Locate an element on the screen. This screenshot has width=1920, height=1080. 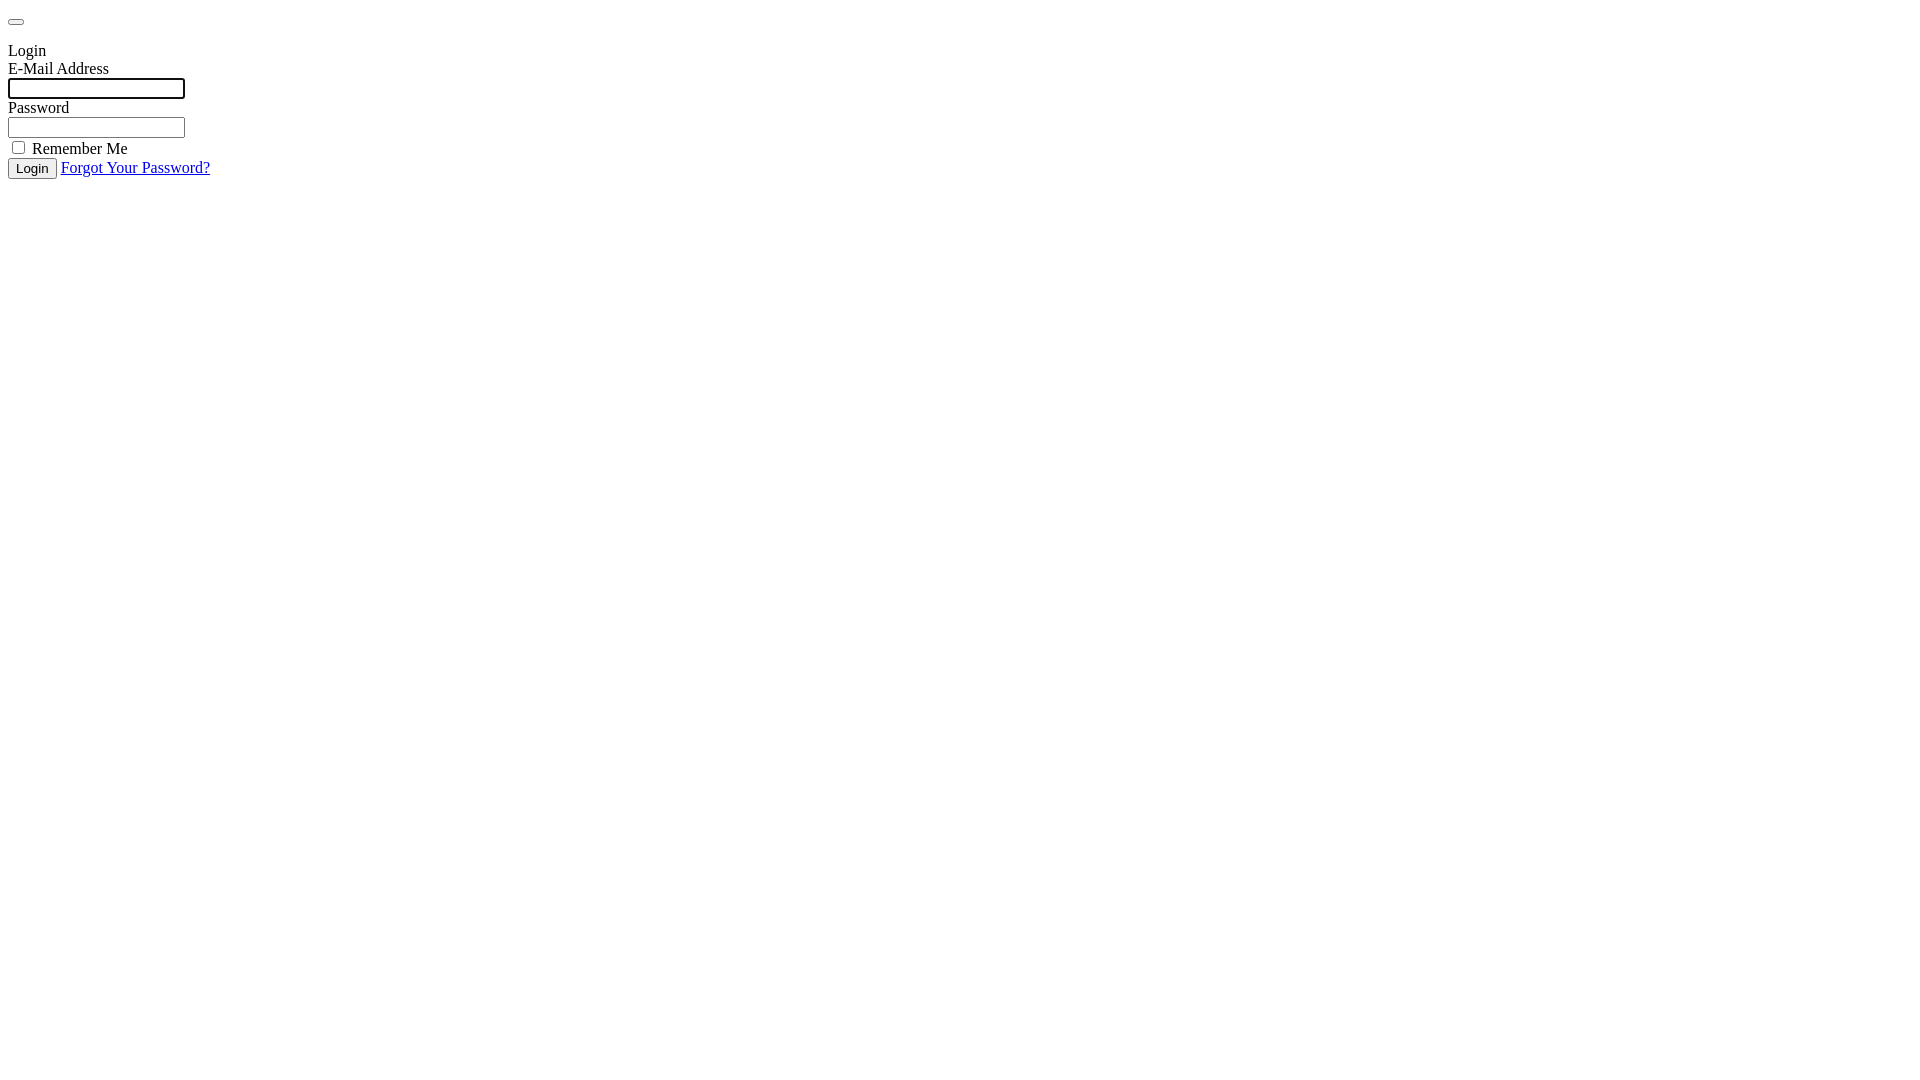
'Login' is located at coordinates (32, 167).